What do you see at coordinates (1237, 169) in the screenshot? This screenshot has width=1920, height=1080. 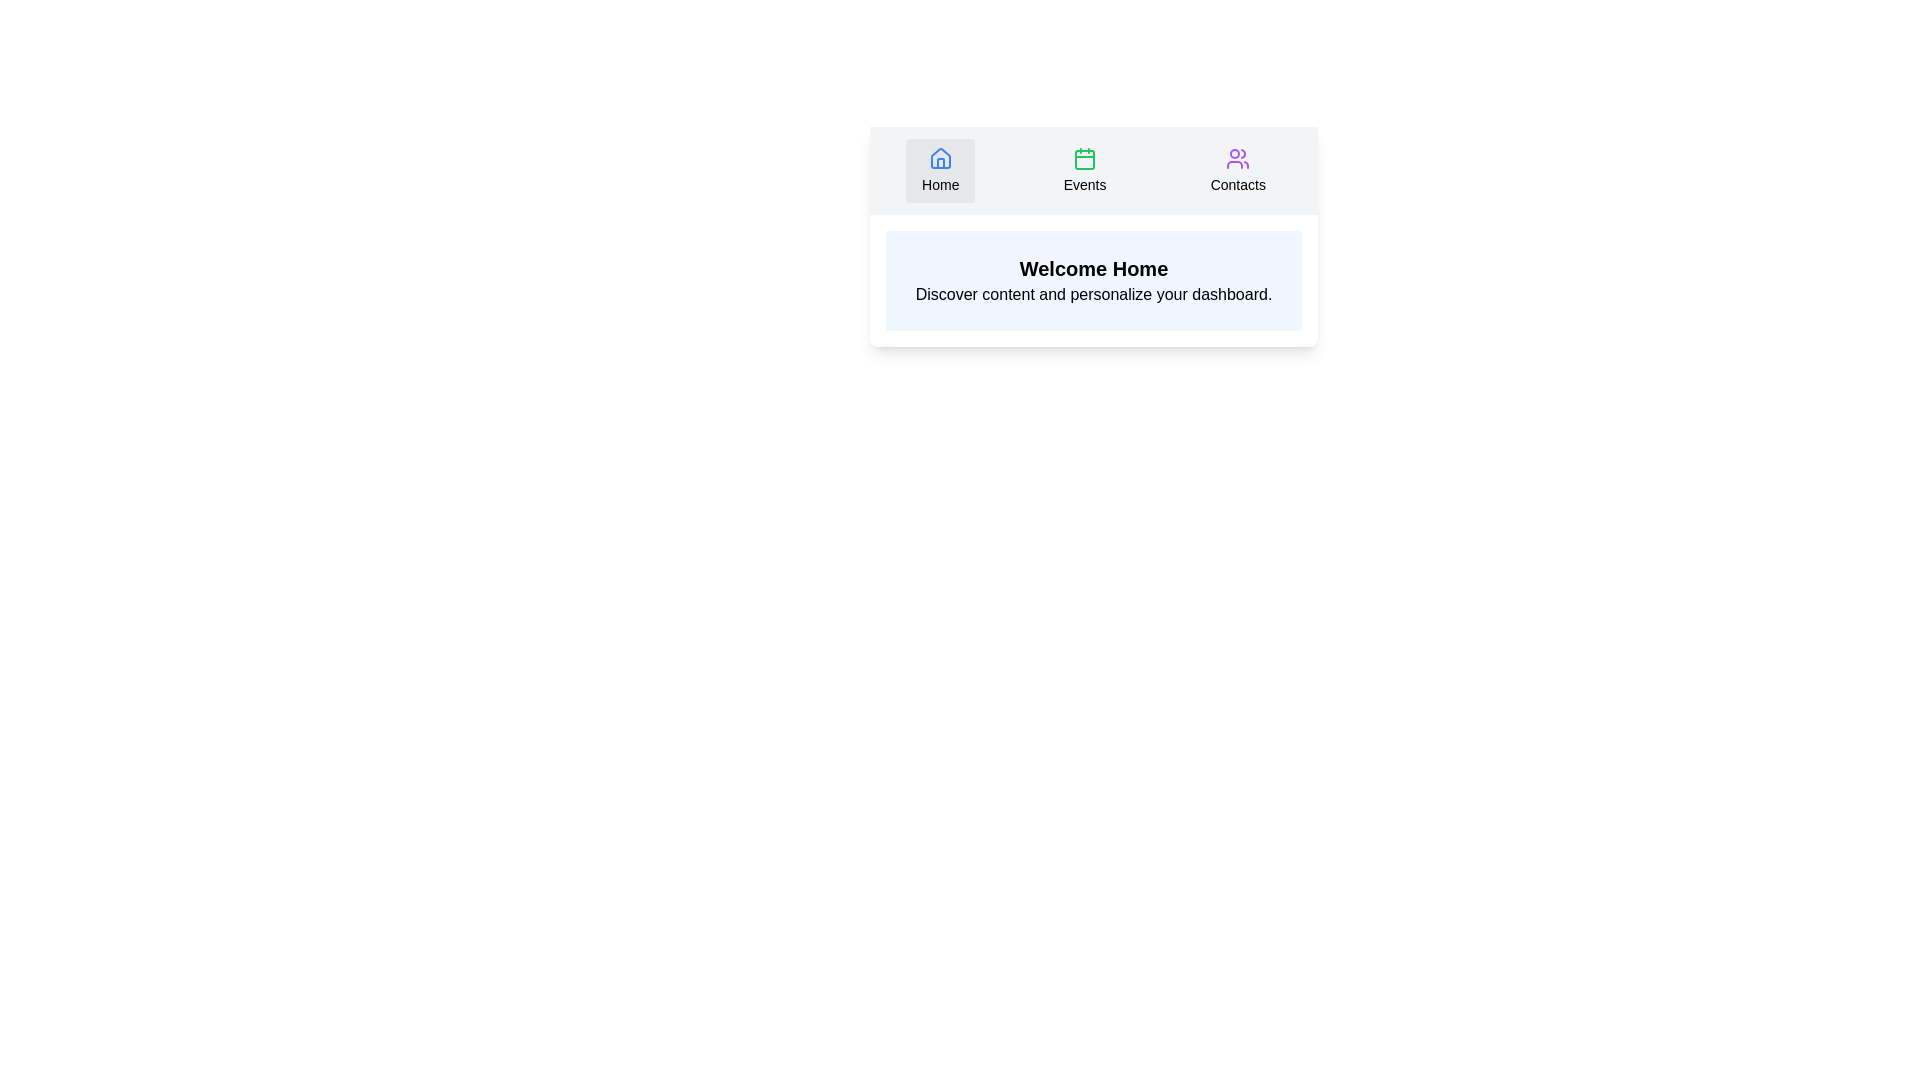 I see `the Contacts tab by clicking on it` at bounding box center [1237, 169].